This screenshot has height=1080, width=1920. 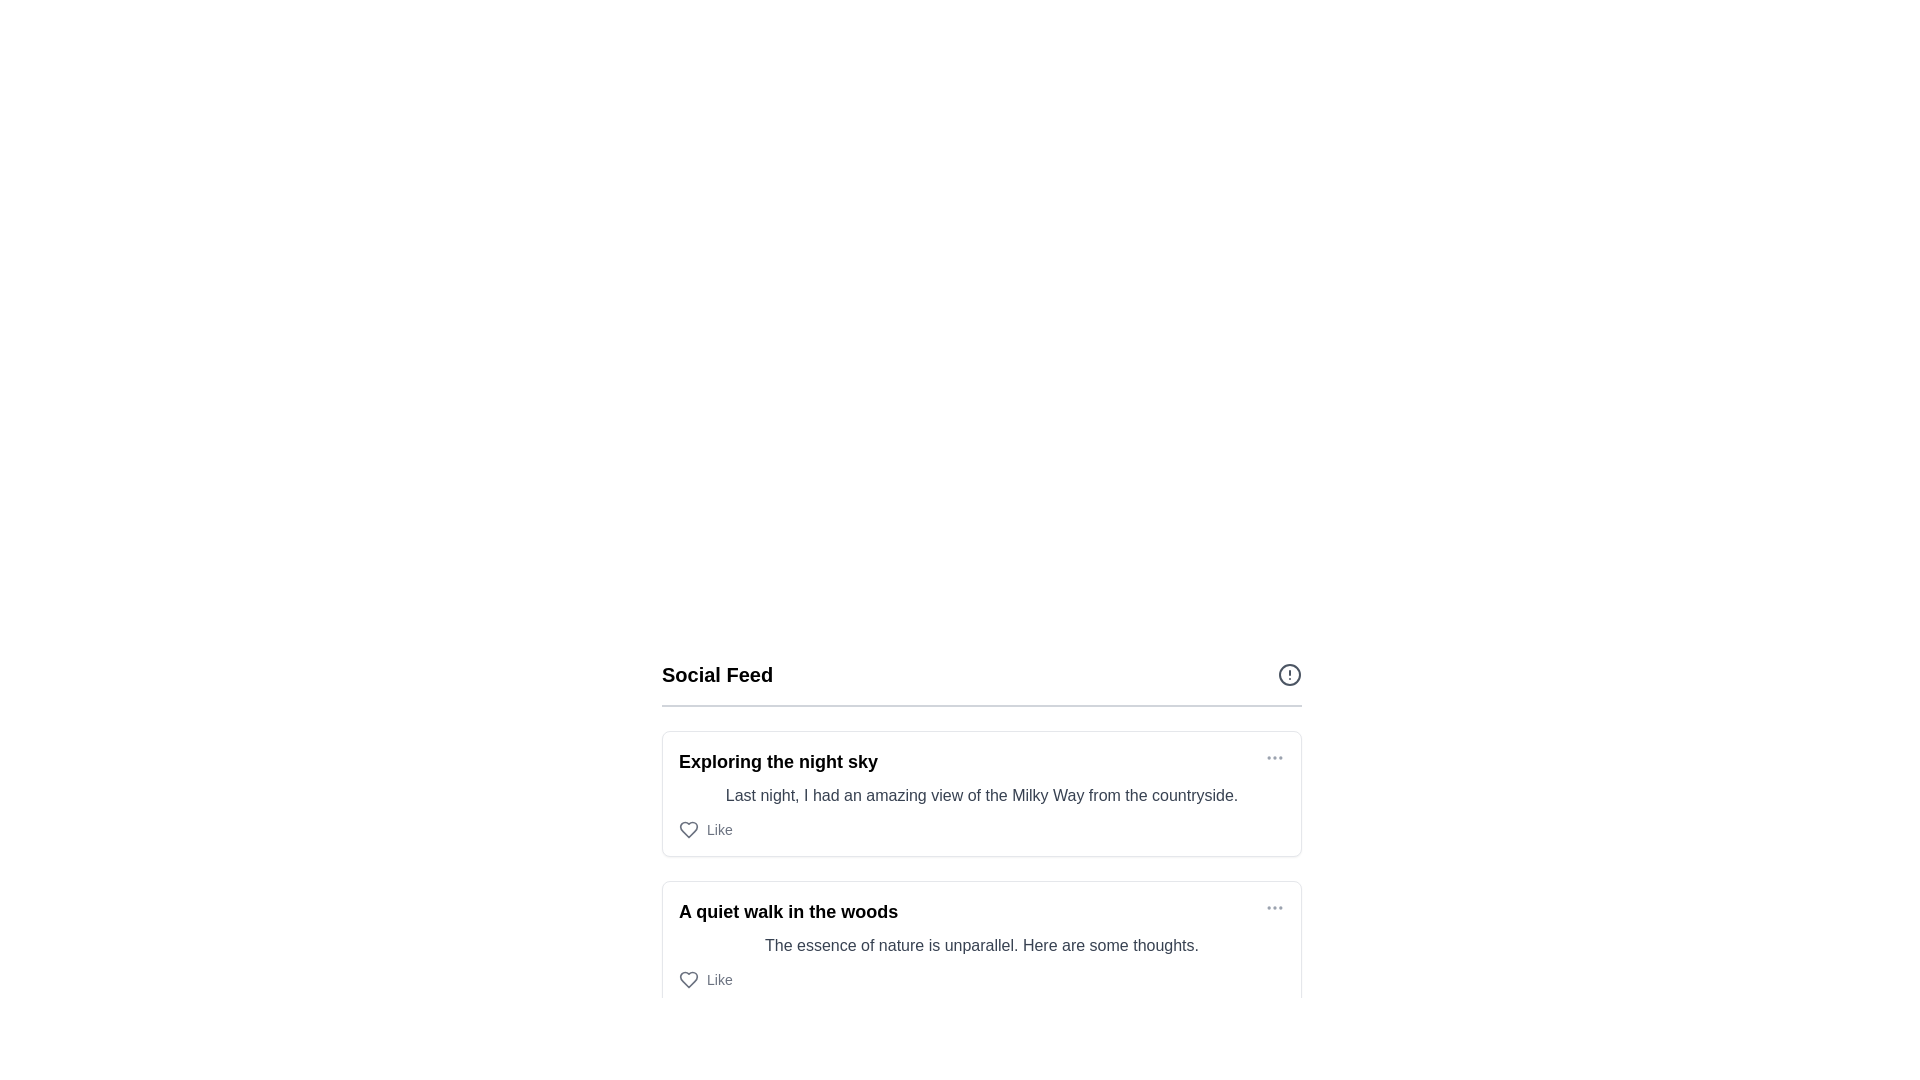 I want to click on the Icon button located at the far right of the 'A quiet walk in the woods' section, so click(x=1274, y=907).